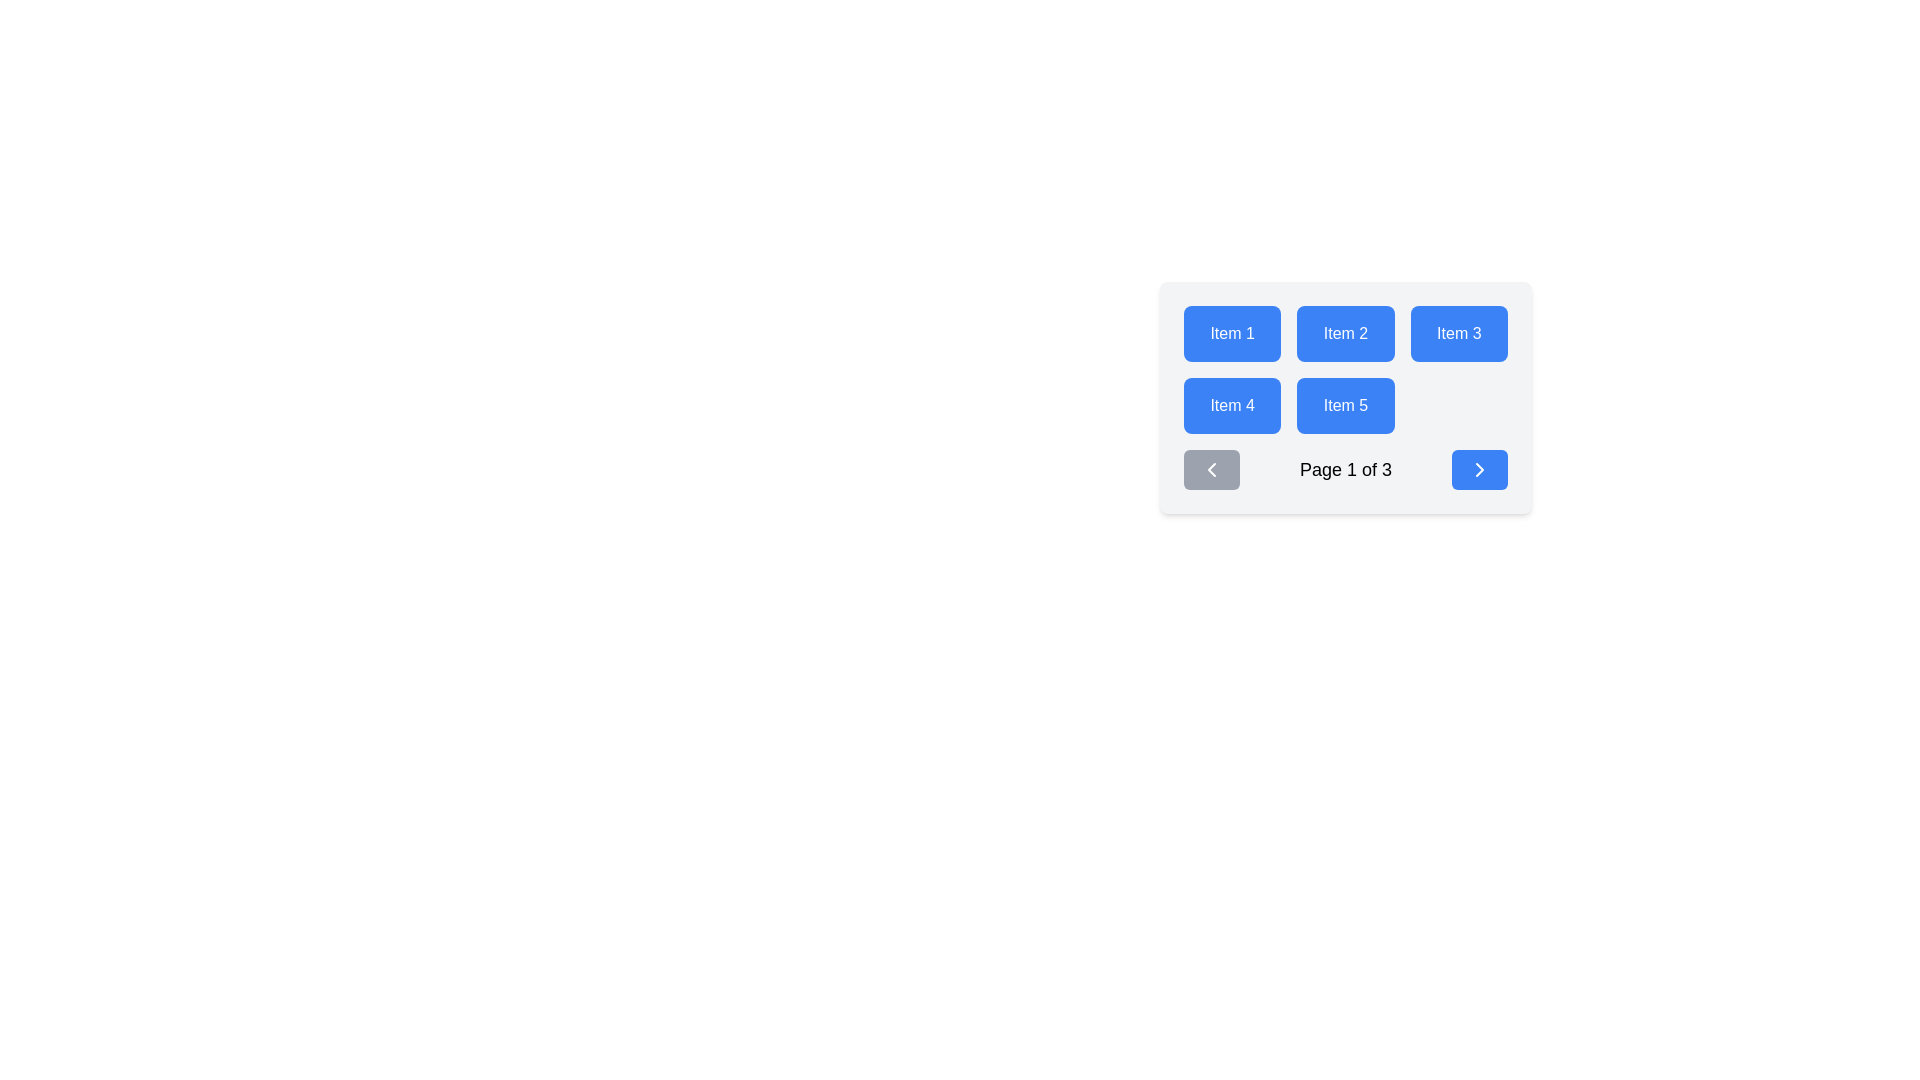  What do you see at coordinates (1210, 470) in the screenshot?
I see `the navigation control icon` at bounding box center [1210, 470].